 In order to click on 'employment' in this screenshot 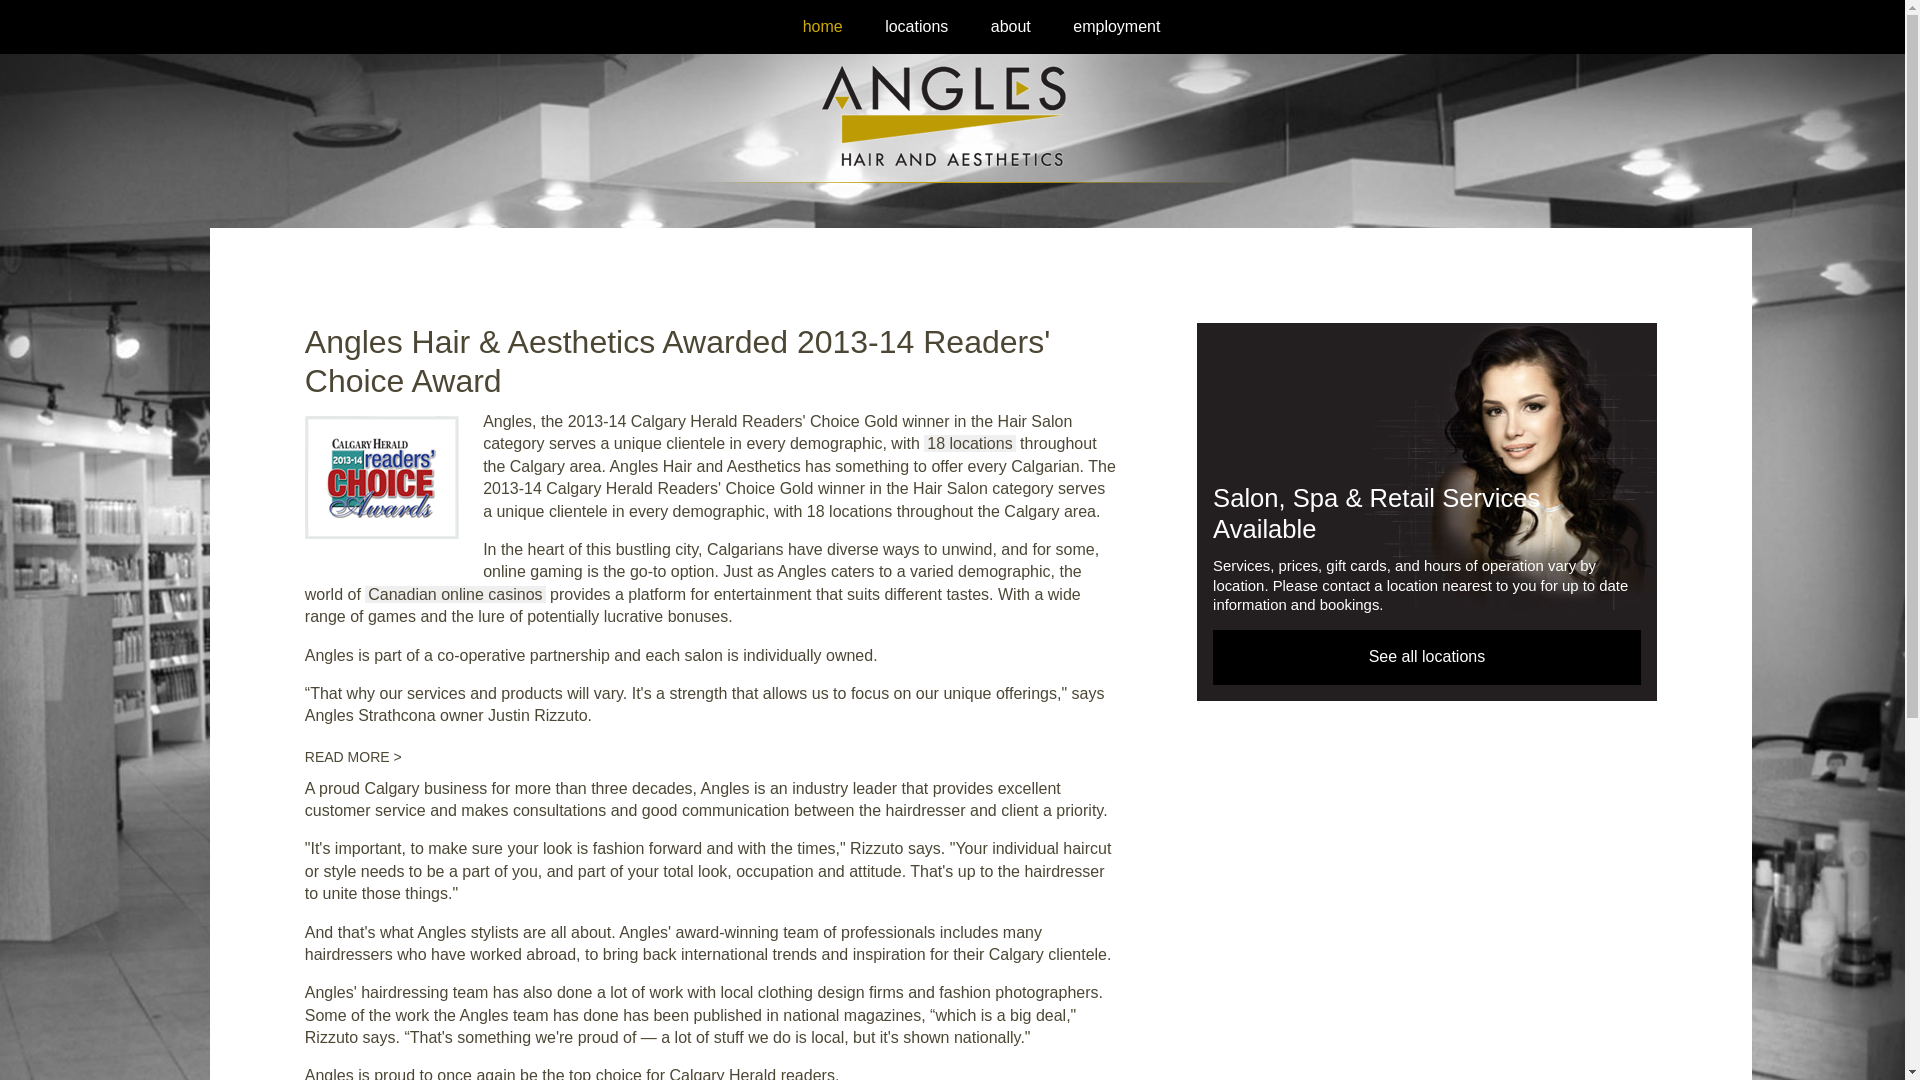, I will do `click(1069, 26)`.